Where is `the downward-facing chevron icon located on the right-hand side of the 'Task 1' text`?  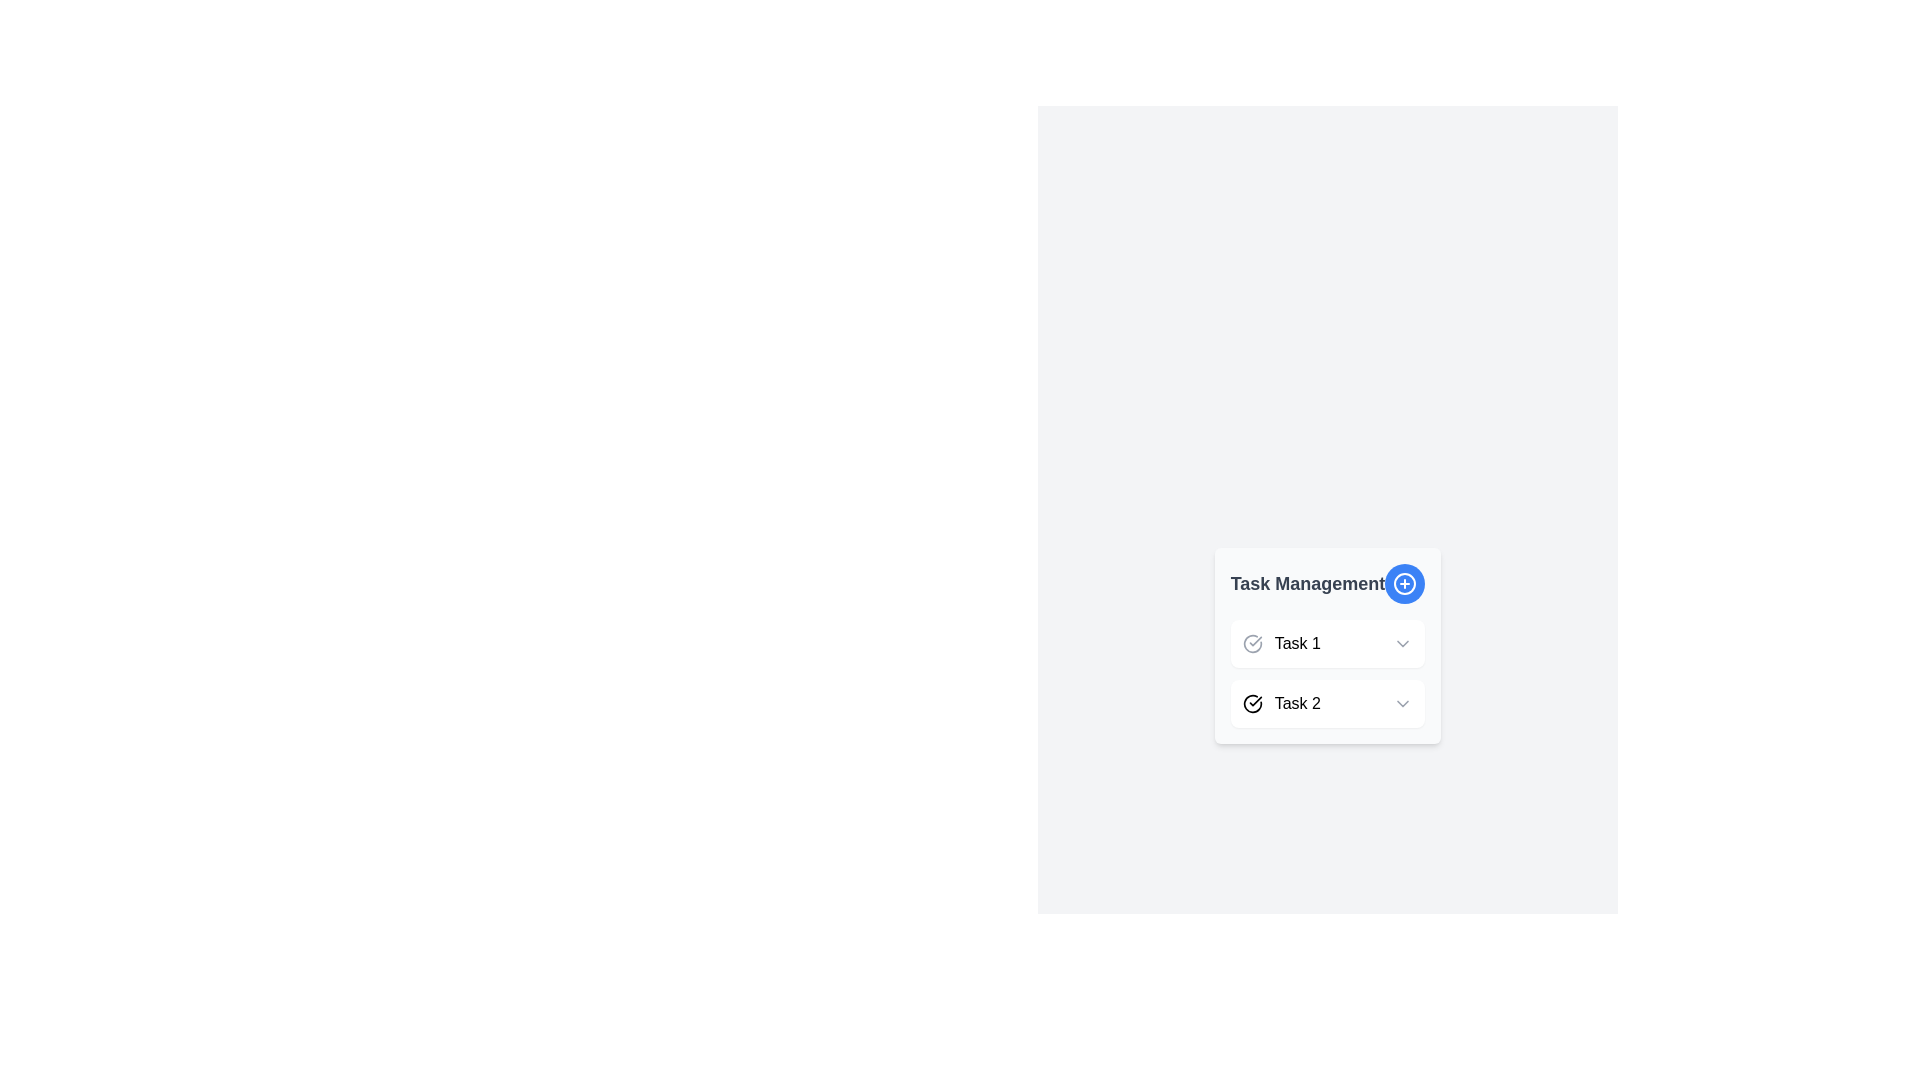 the downward-facing chevron icon located on the right-hand side of the 'Task 1' text is located at coordinates (1402, 644).